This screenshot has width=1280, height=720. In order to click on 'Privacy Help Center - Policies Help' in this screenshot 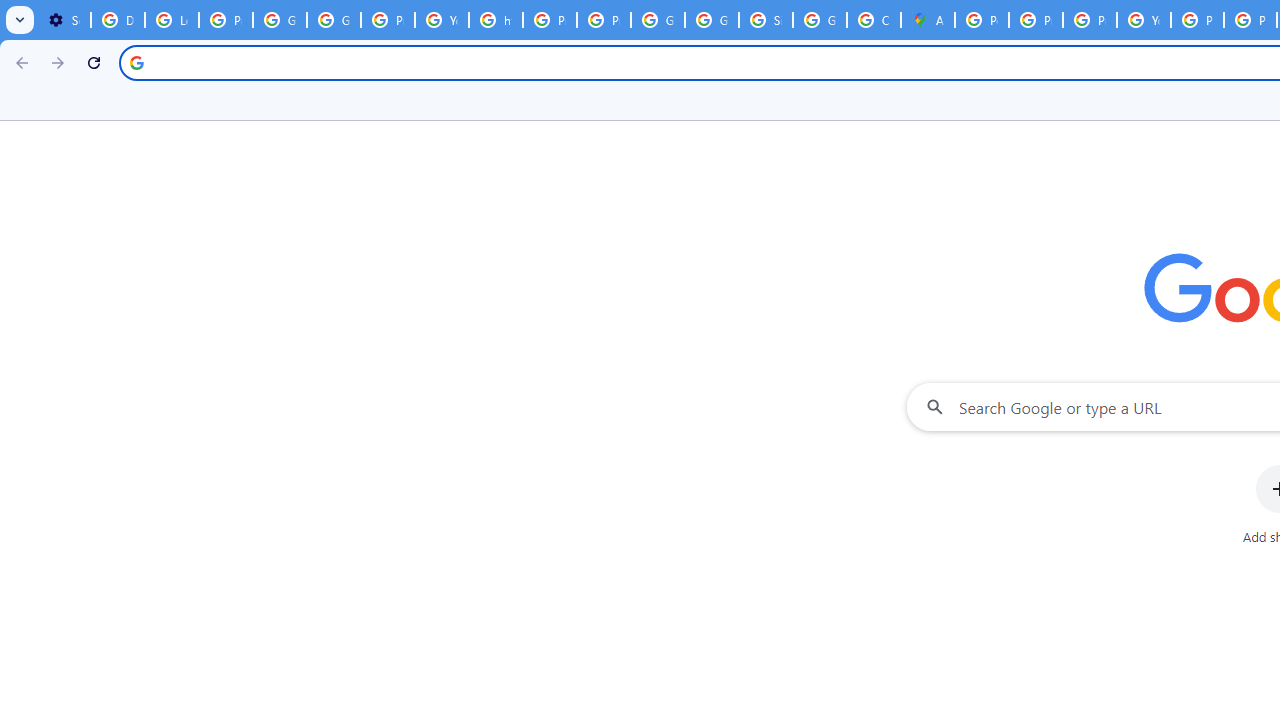, I will do `click(1036, 20)`.